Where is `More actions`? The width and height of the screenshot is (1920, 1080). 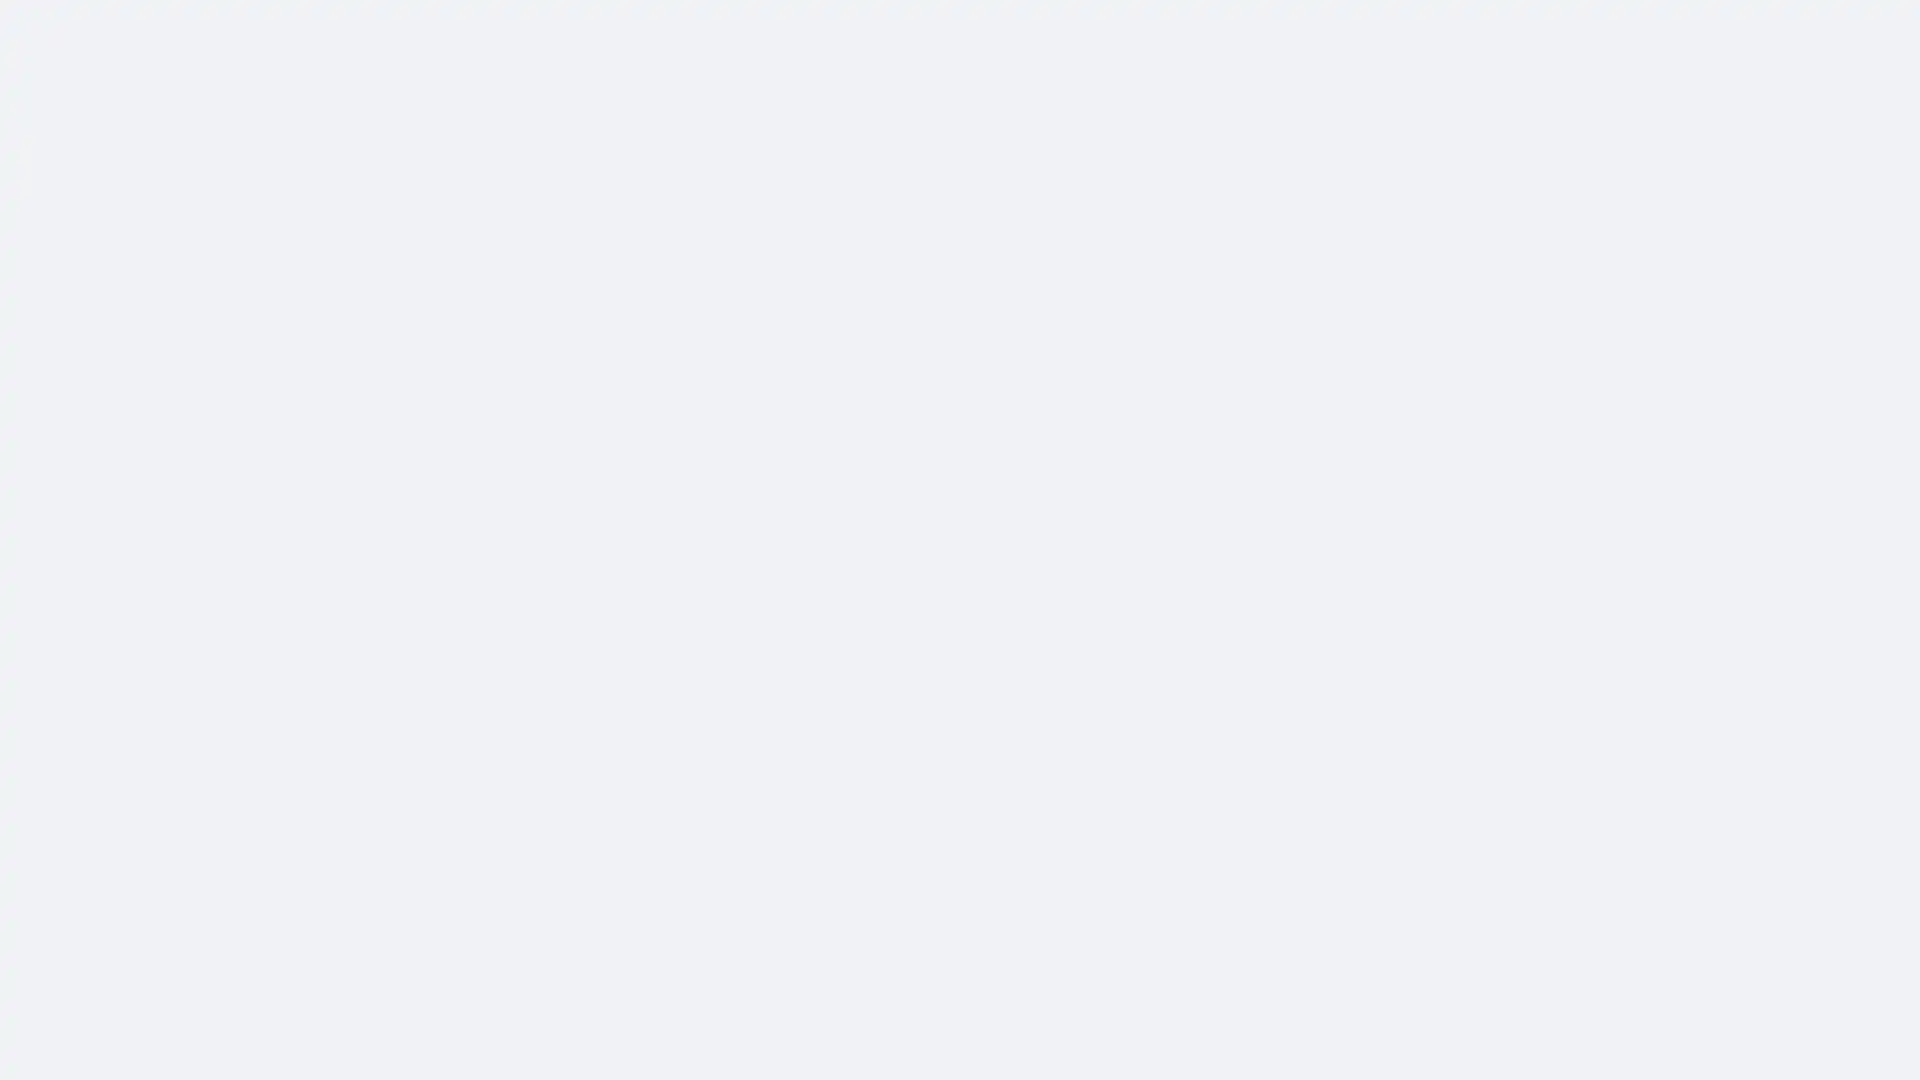 More actions is located at coordinates (1372, 260).